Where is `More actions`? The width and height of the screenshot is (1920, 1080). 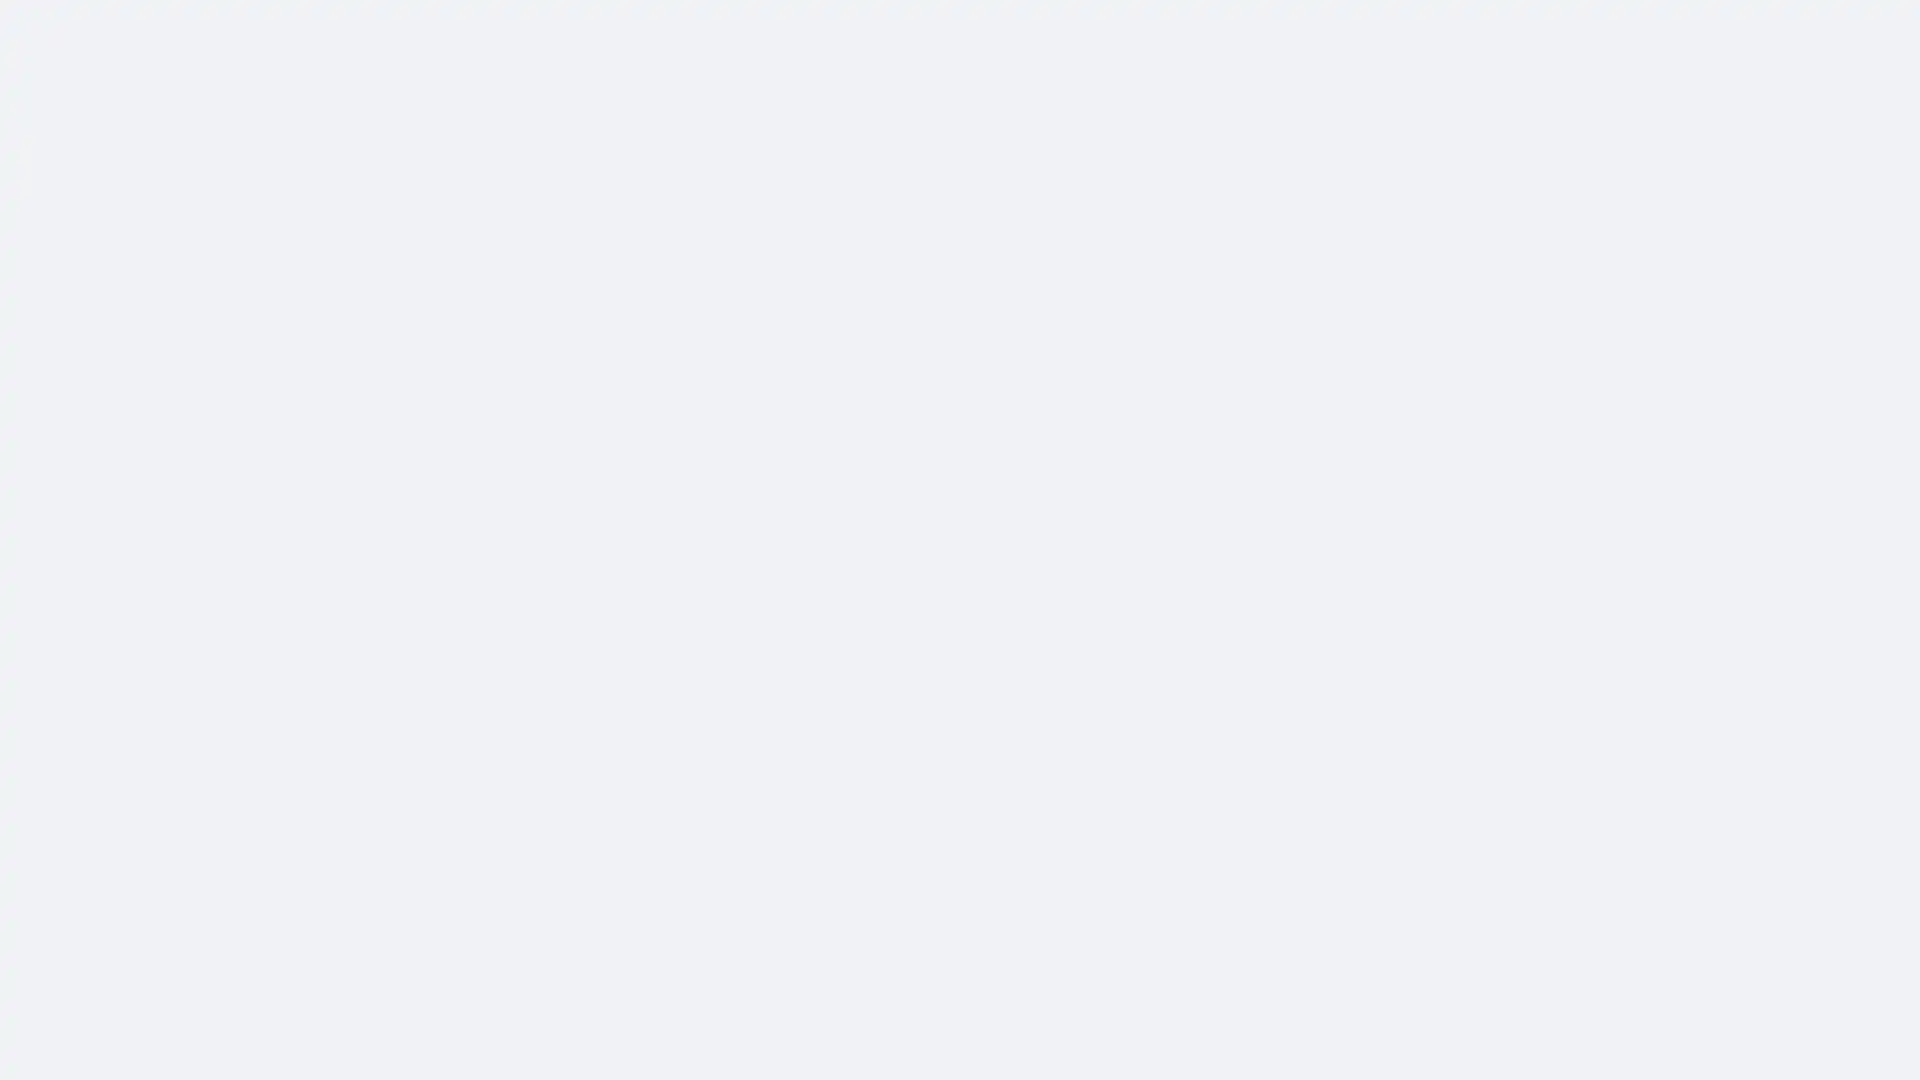 More actions is located at coordinates (1372, 260).